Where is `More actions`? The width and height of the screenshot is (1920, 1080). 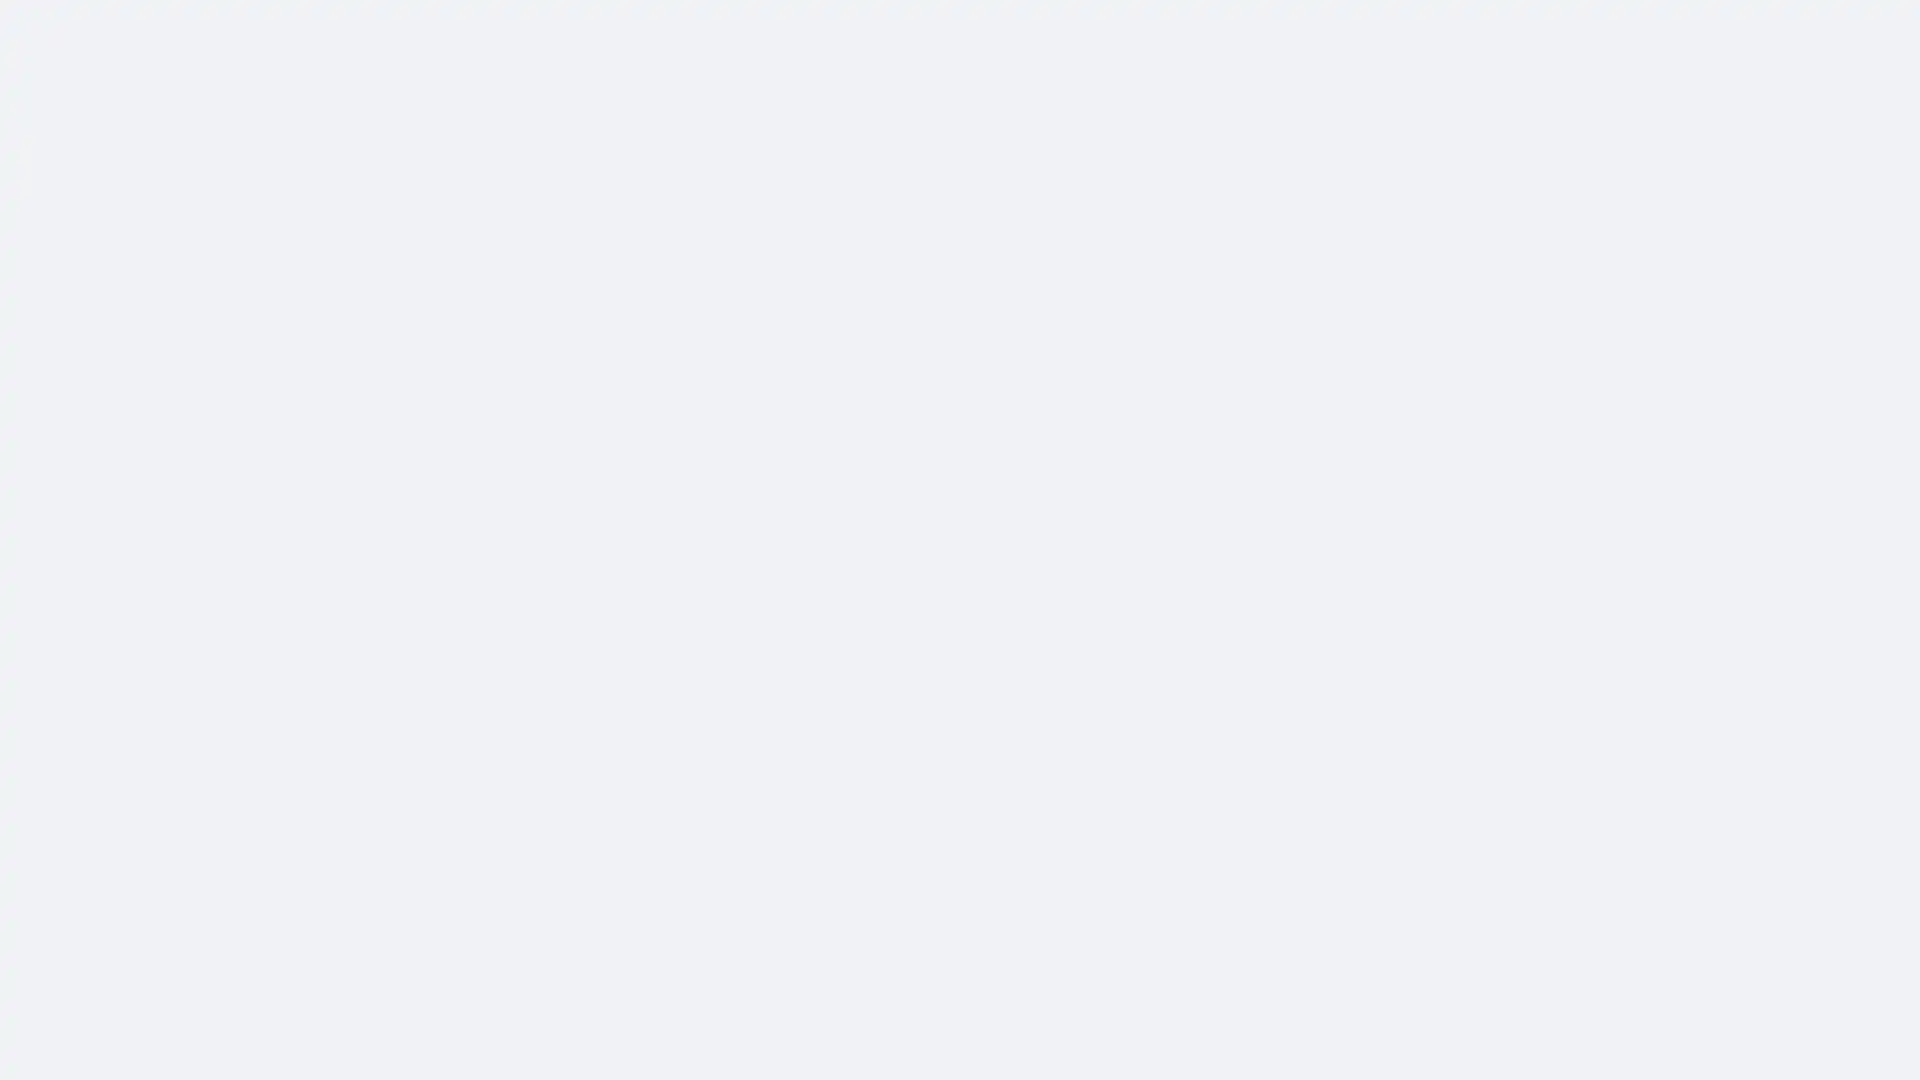 More actions is located at coordinates (1372, 260).